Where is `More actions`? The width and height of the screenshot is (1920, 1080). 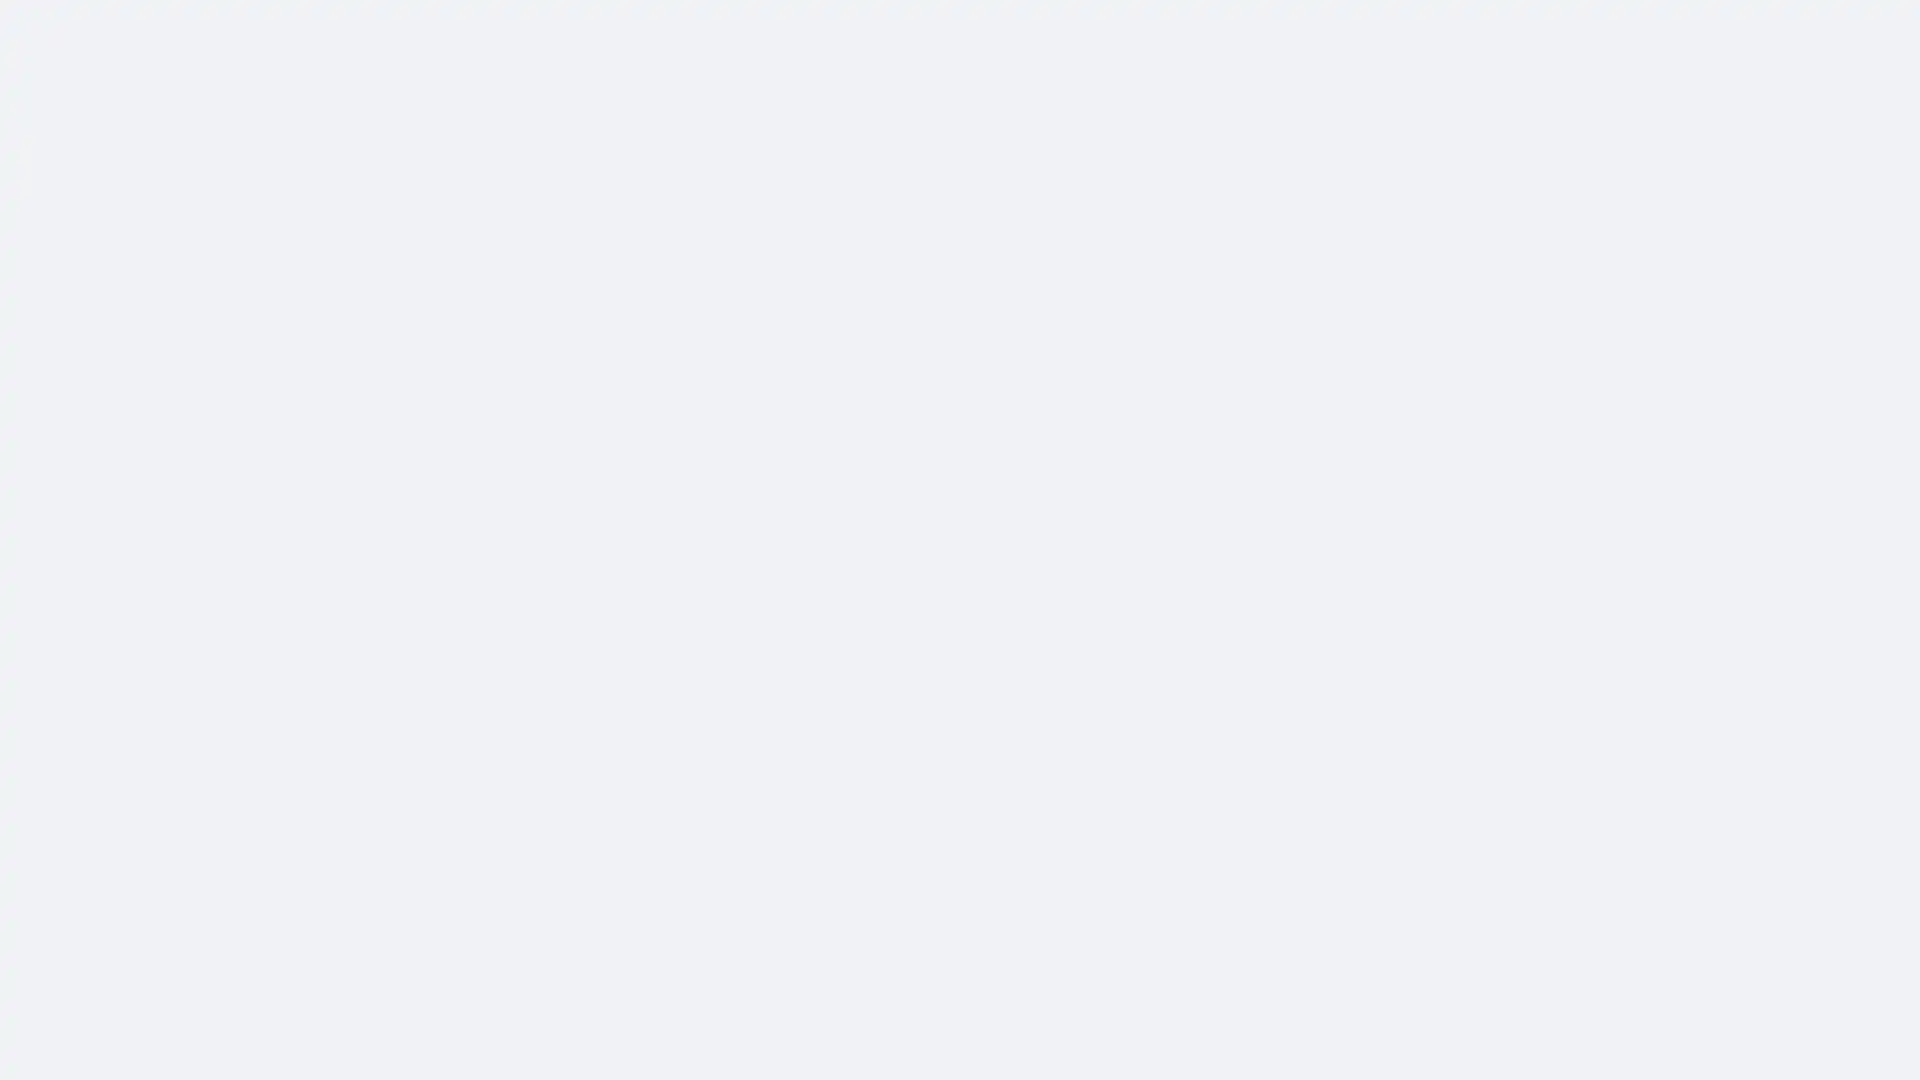 More actions is located at coordinates (1372, 260).